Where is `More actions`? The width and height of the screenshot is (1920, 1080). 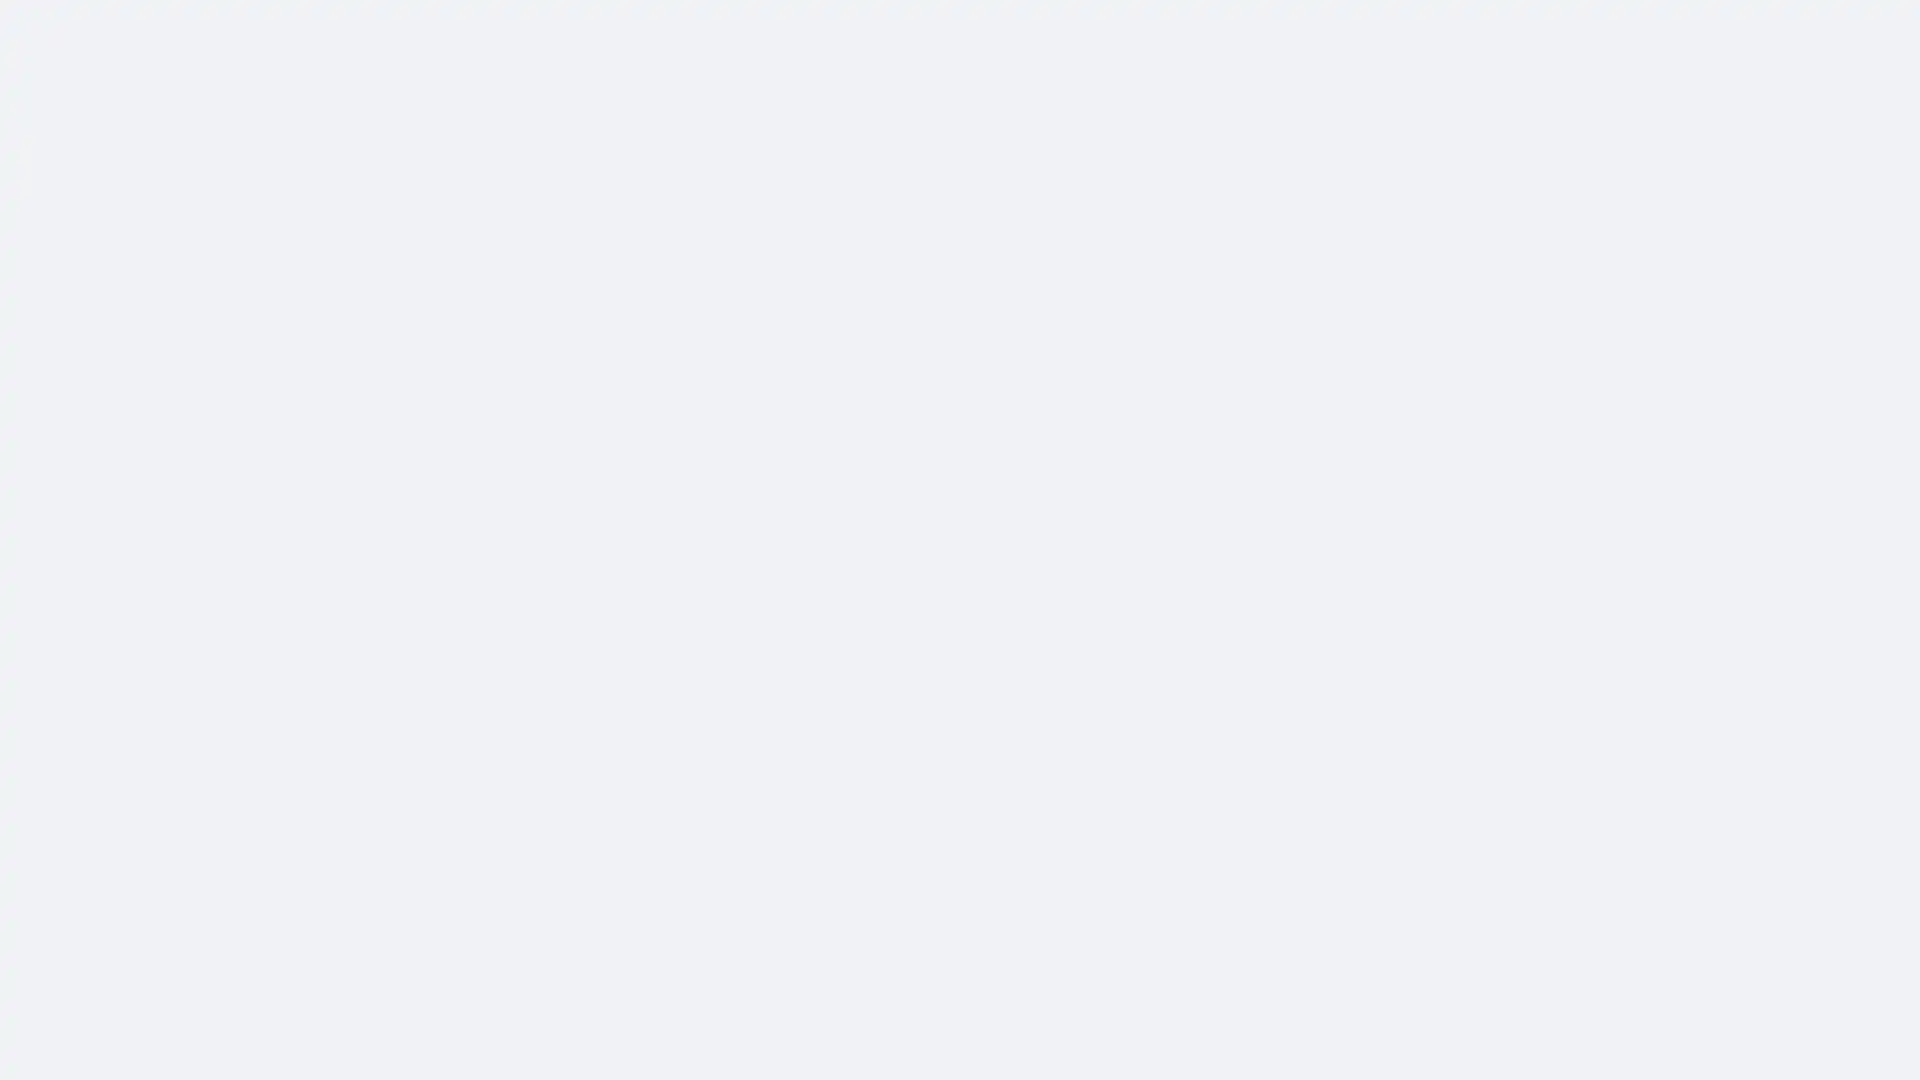 More actions is located at coordinates (1372, 260).